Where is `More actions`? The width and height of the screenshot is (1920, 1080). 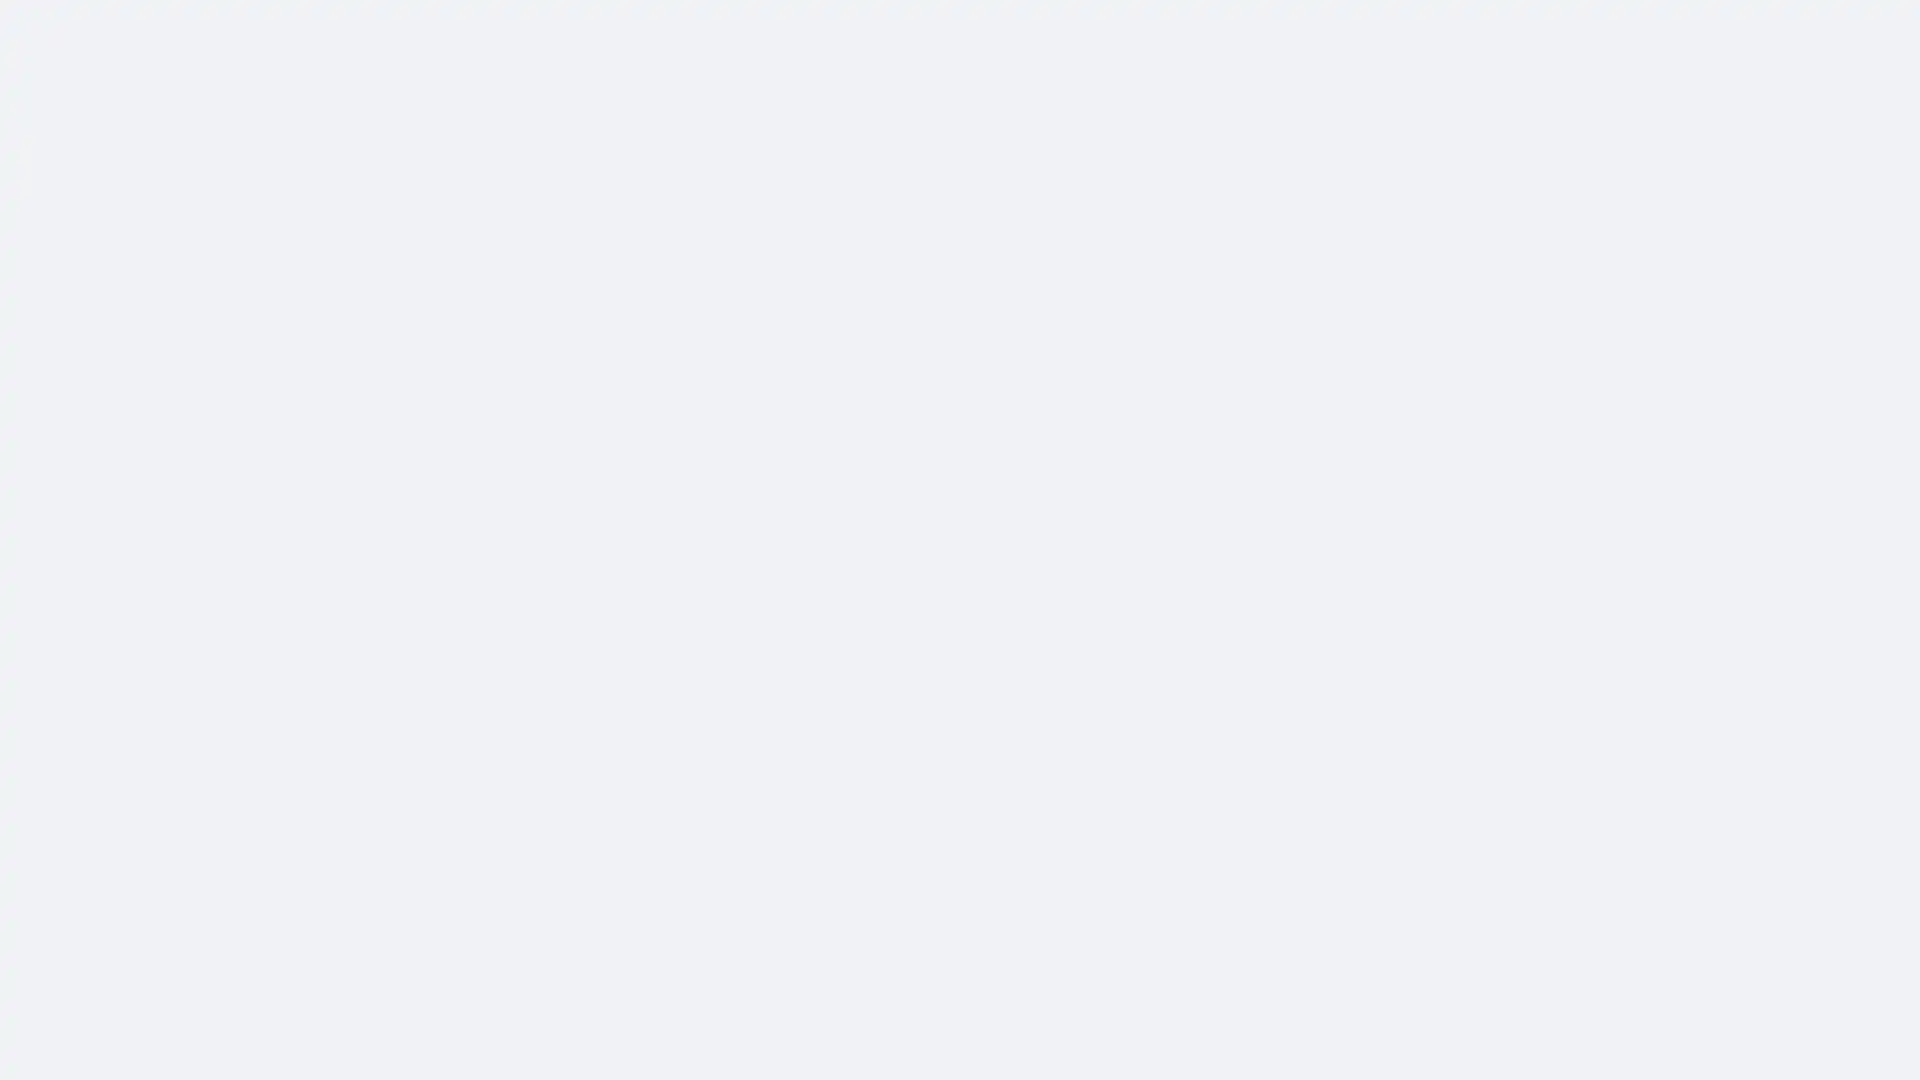 More actions is located at coordinates (1372, 260).